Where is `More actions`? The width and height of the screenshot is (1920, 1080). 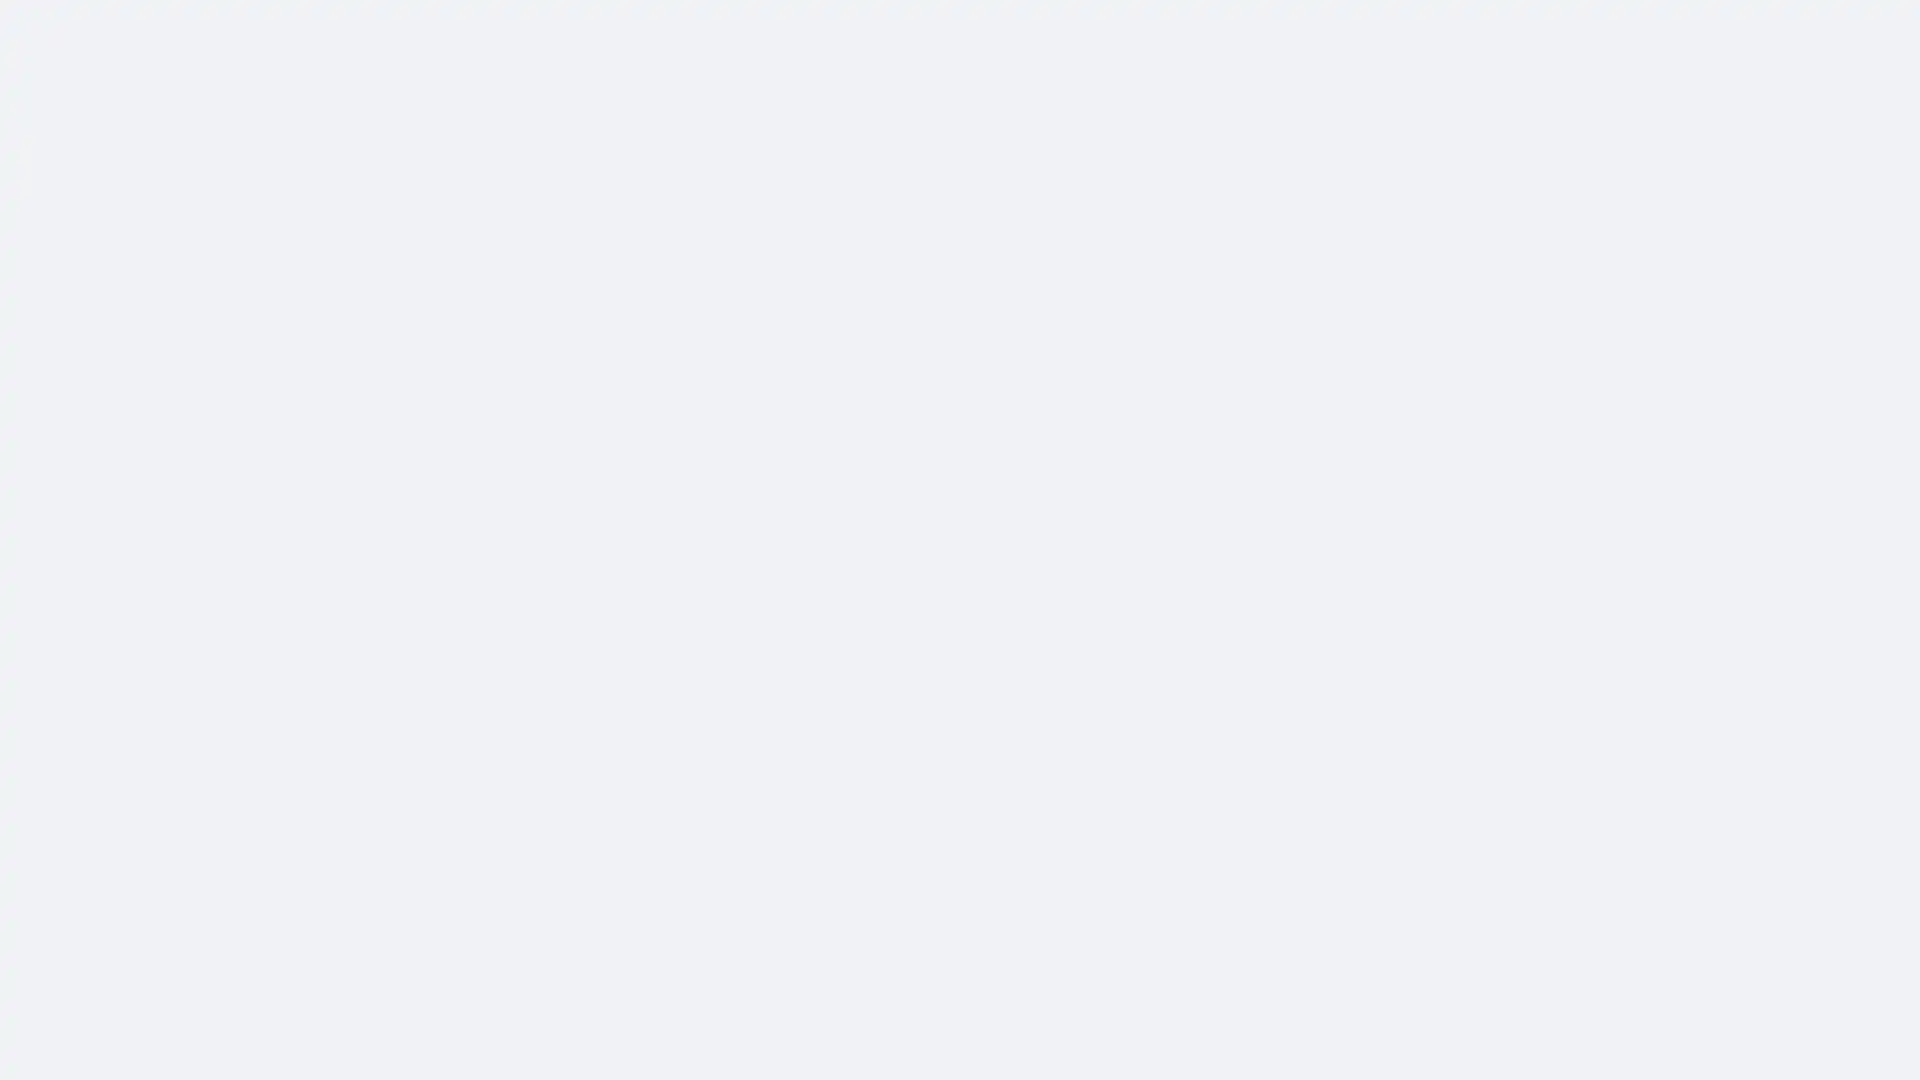 More actions is located at coordinates (1372, 260).